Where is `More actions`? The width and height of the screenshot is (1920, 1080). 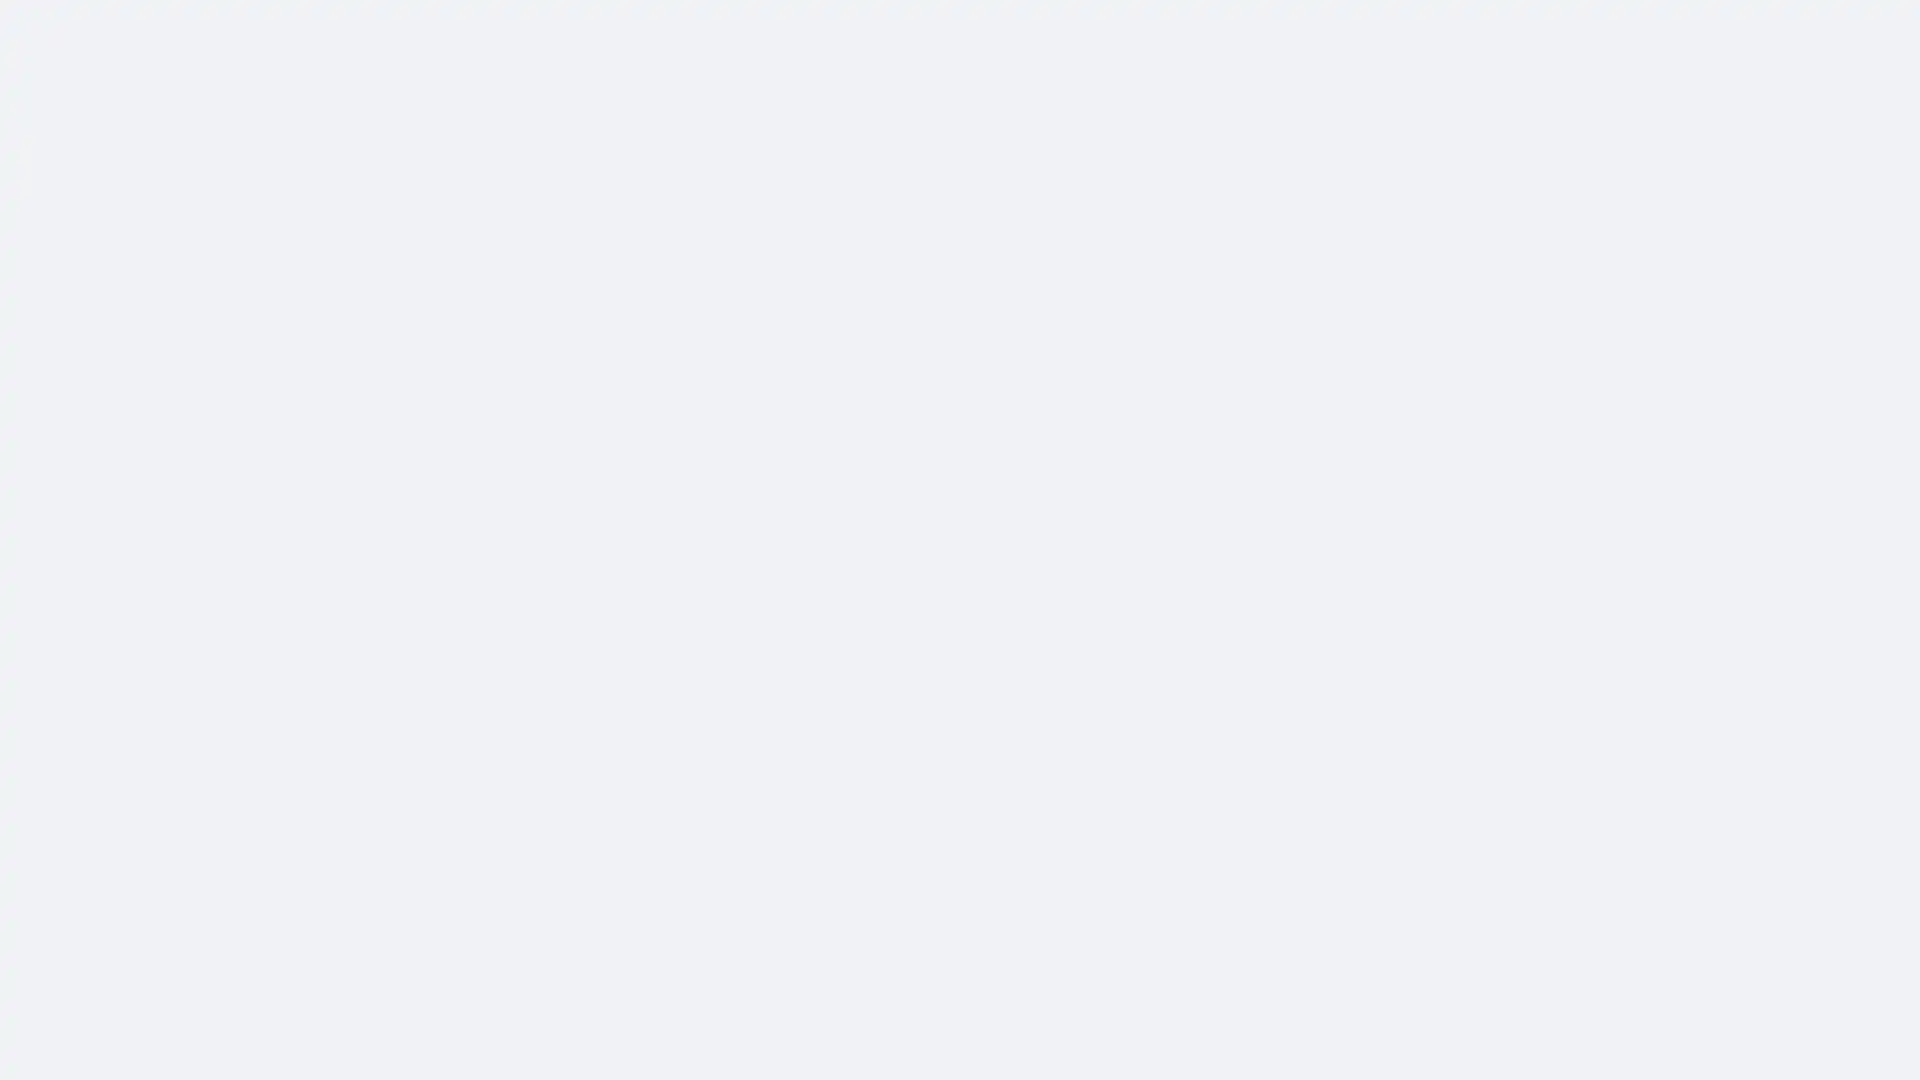 More actions is located at coordinates (1372, 260).